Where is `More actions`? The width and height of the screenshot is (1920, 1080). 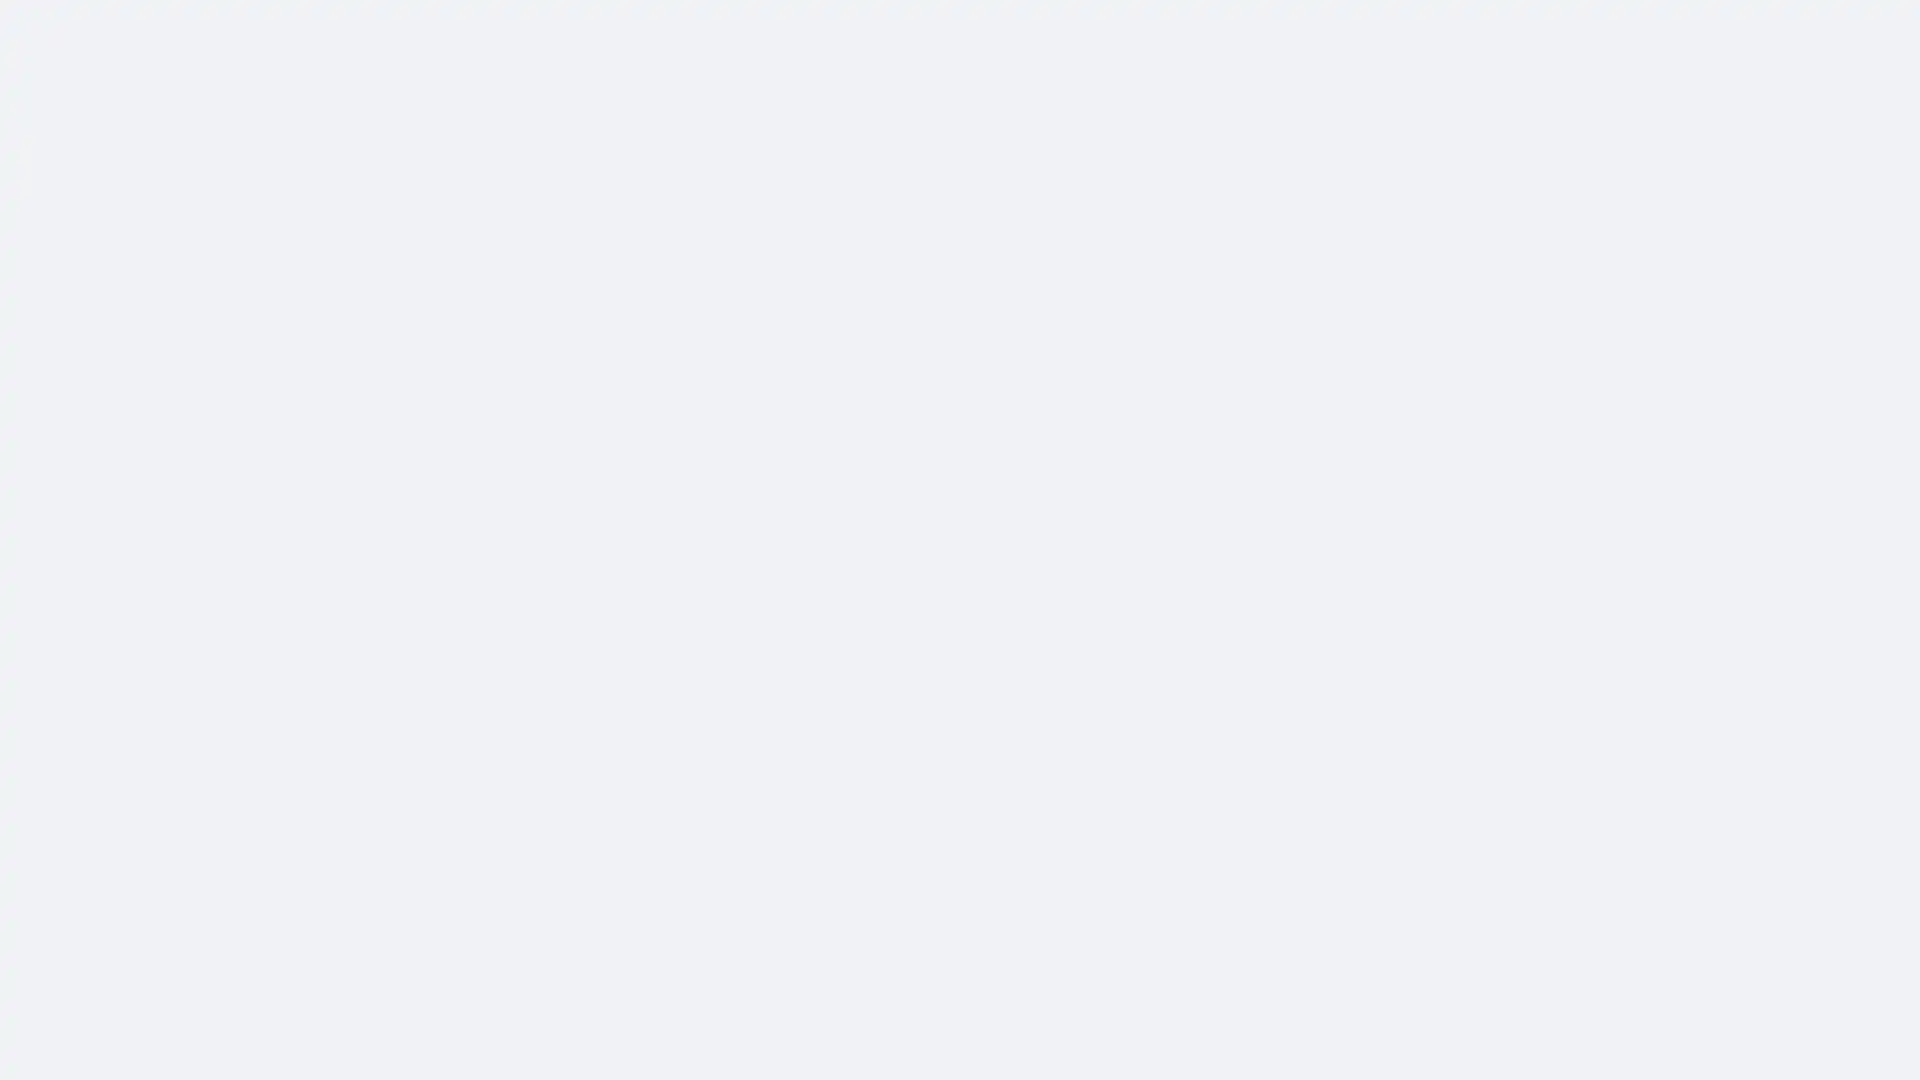 More actions is located at coordinates (1372, 260).